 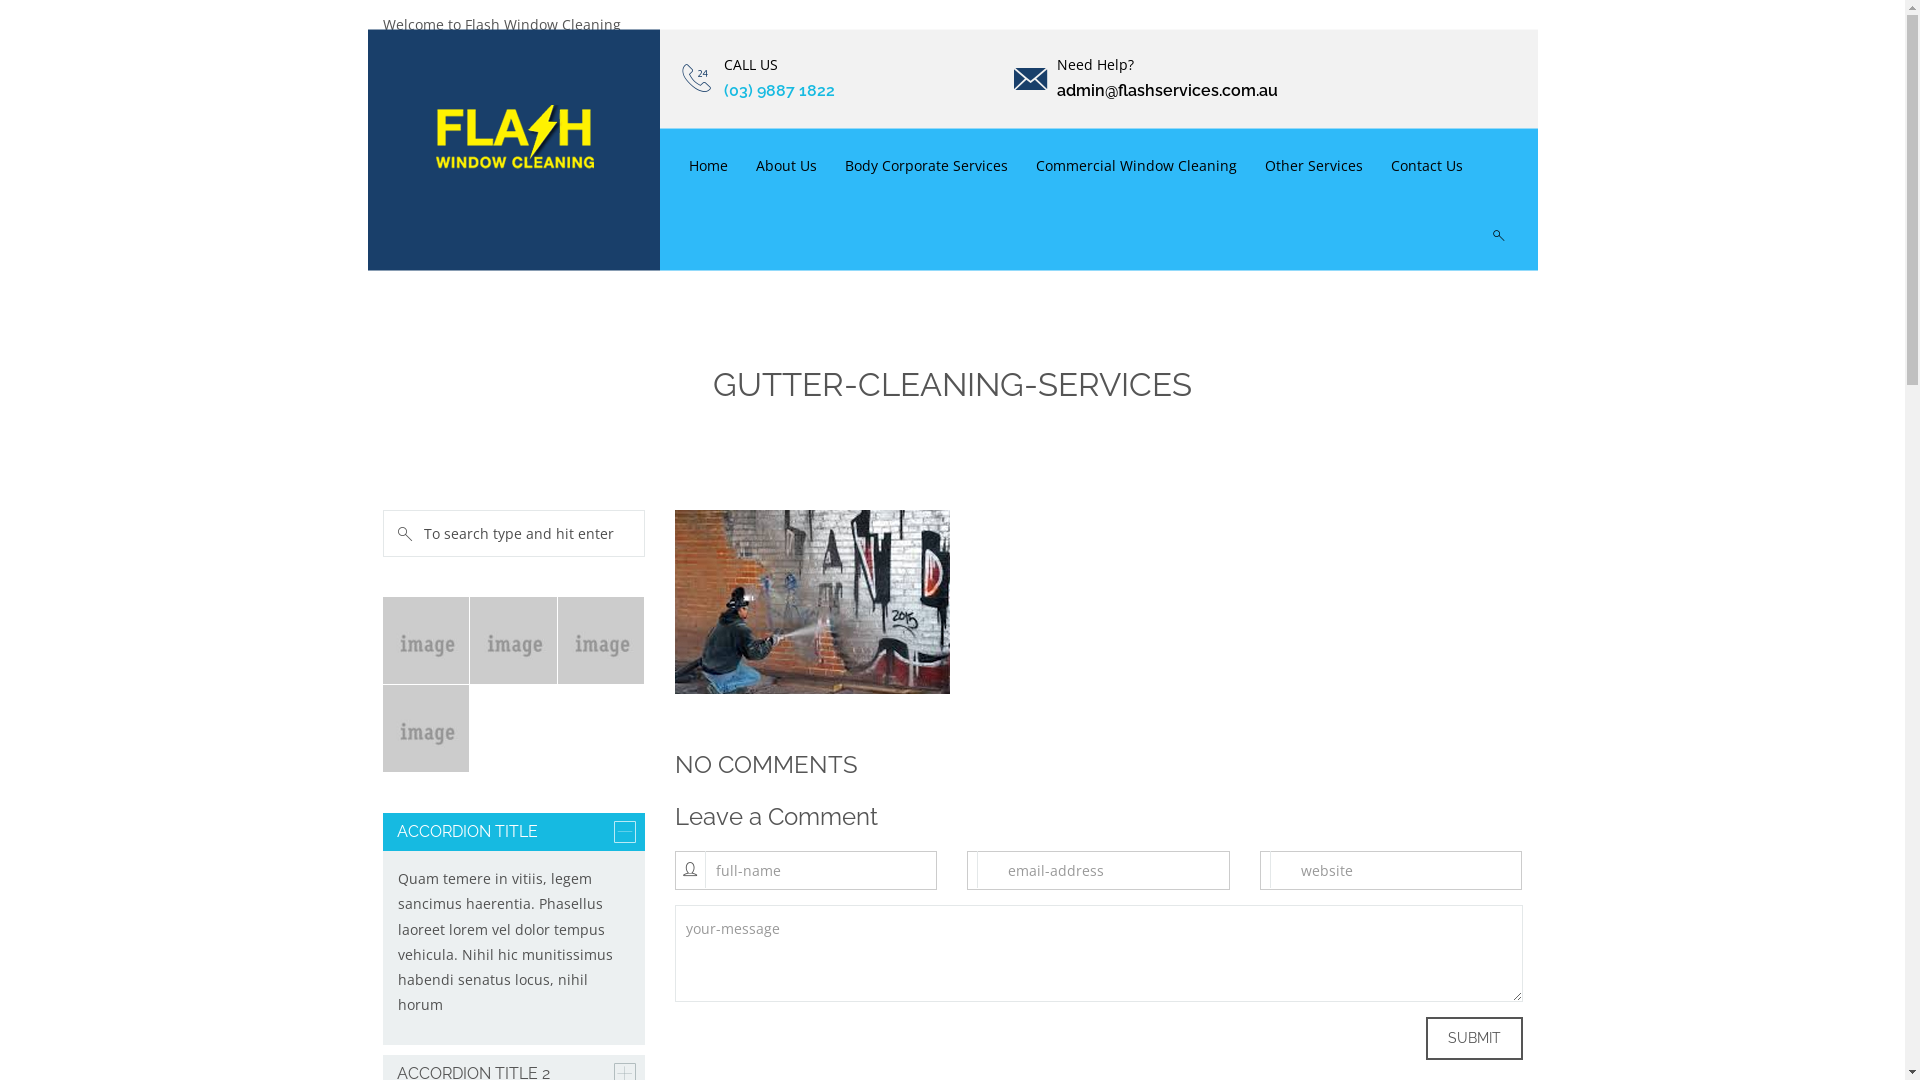 What do you see at coordinates (1376, 163) in the screenshot?
I see `'Contact Us'` at bounding box center [1376, 163].